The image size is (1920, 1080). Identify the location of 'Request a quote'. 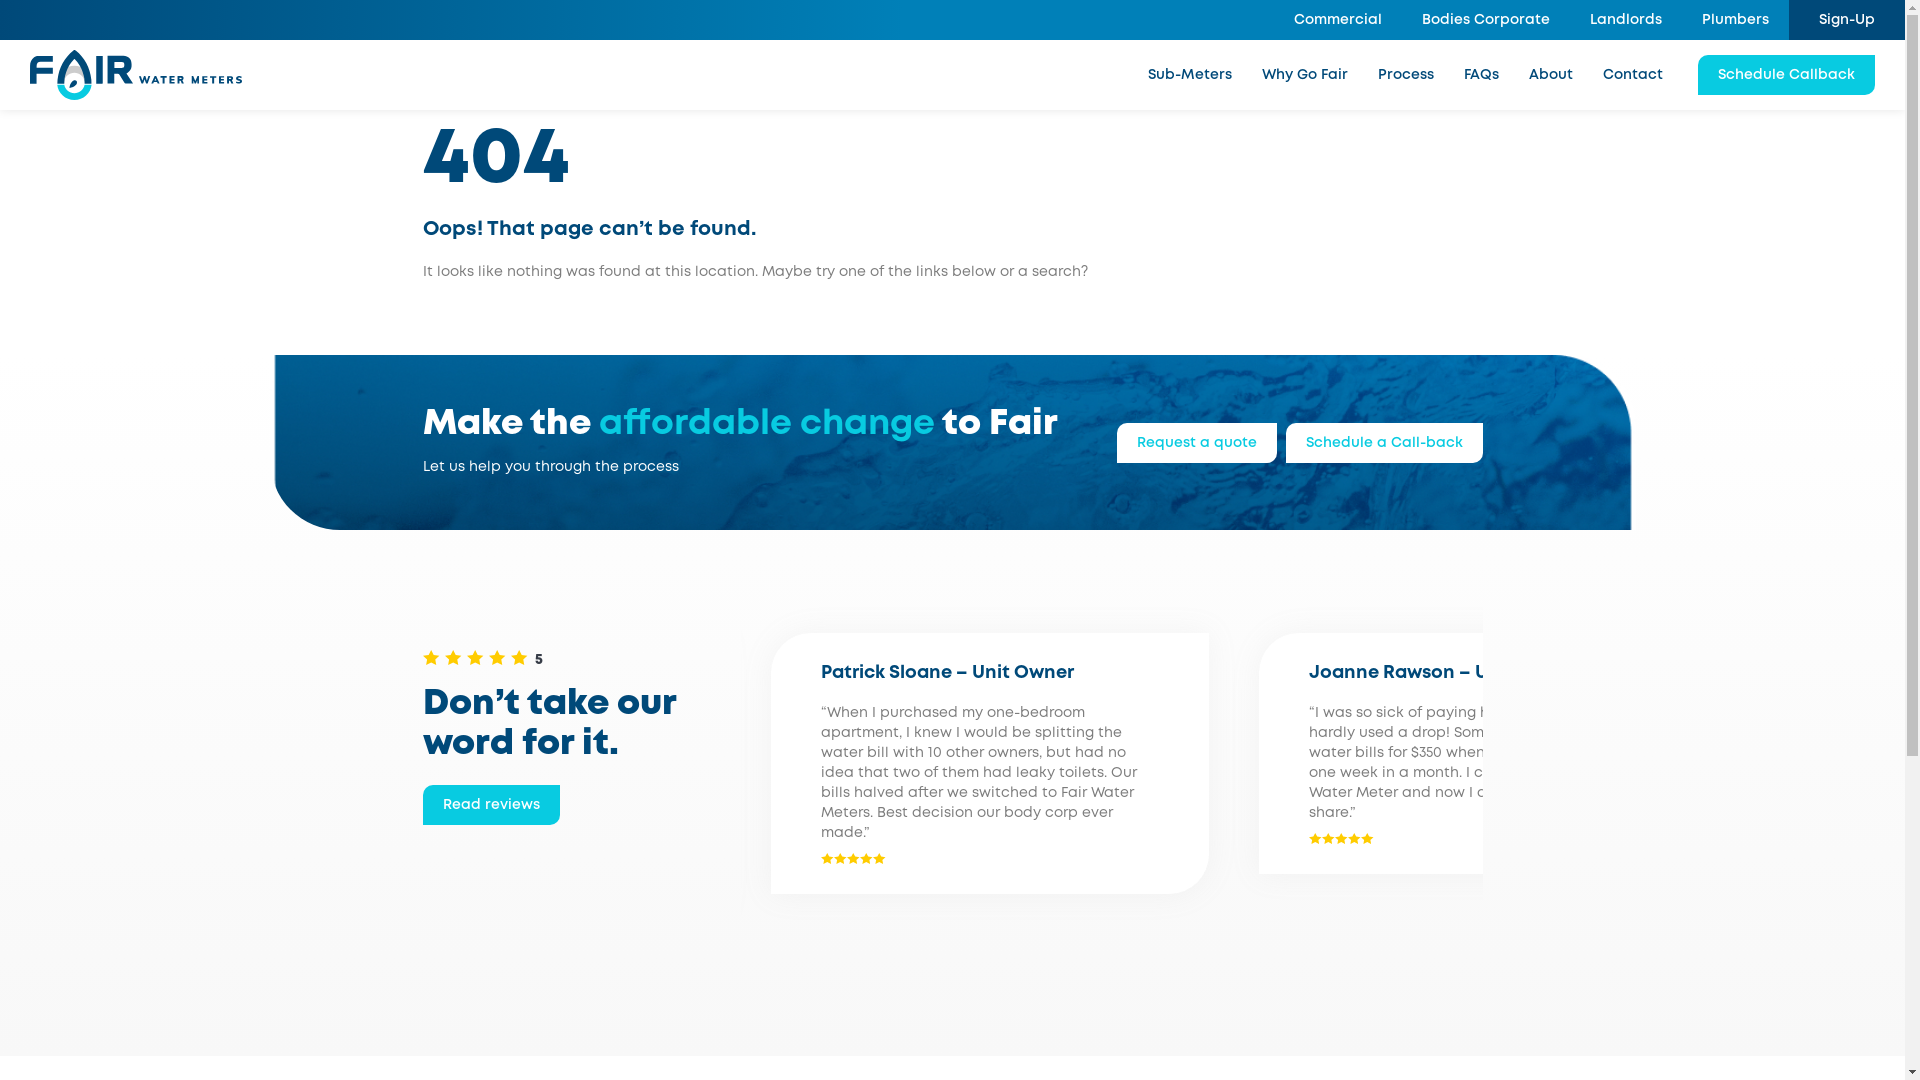
(1195, 441).